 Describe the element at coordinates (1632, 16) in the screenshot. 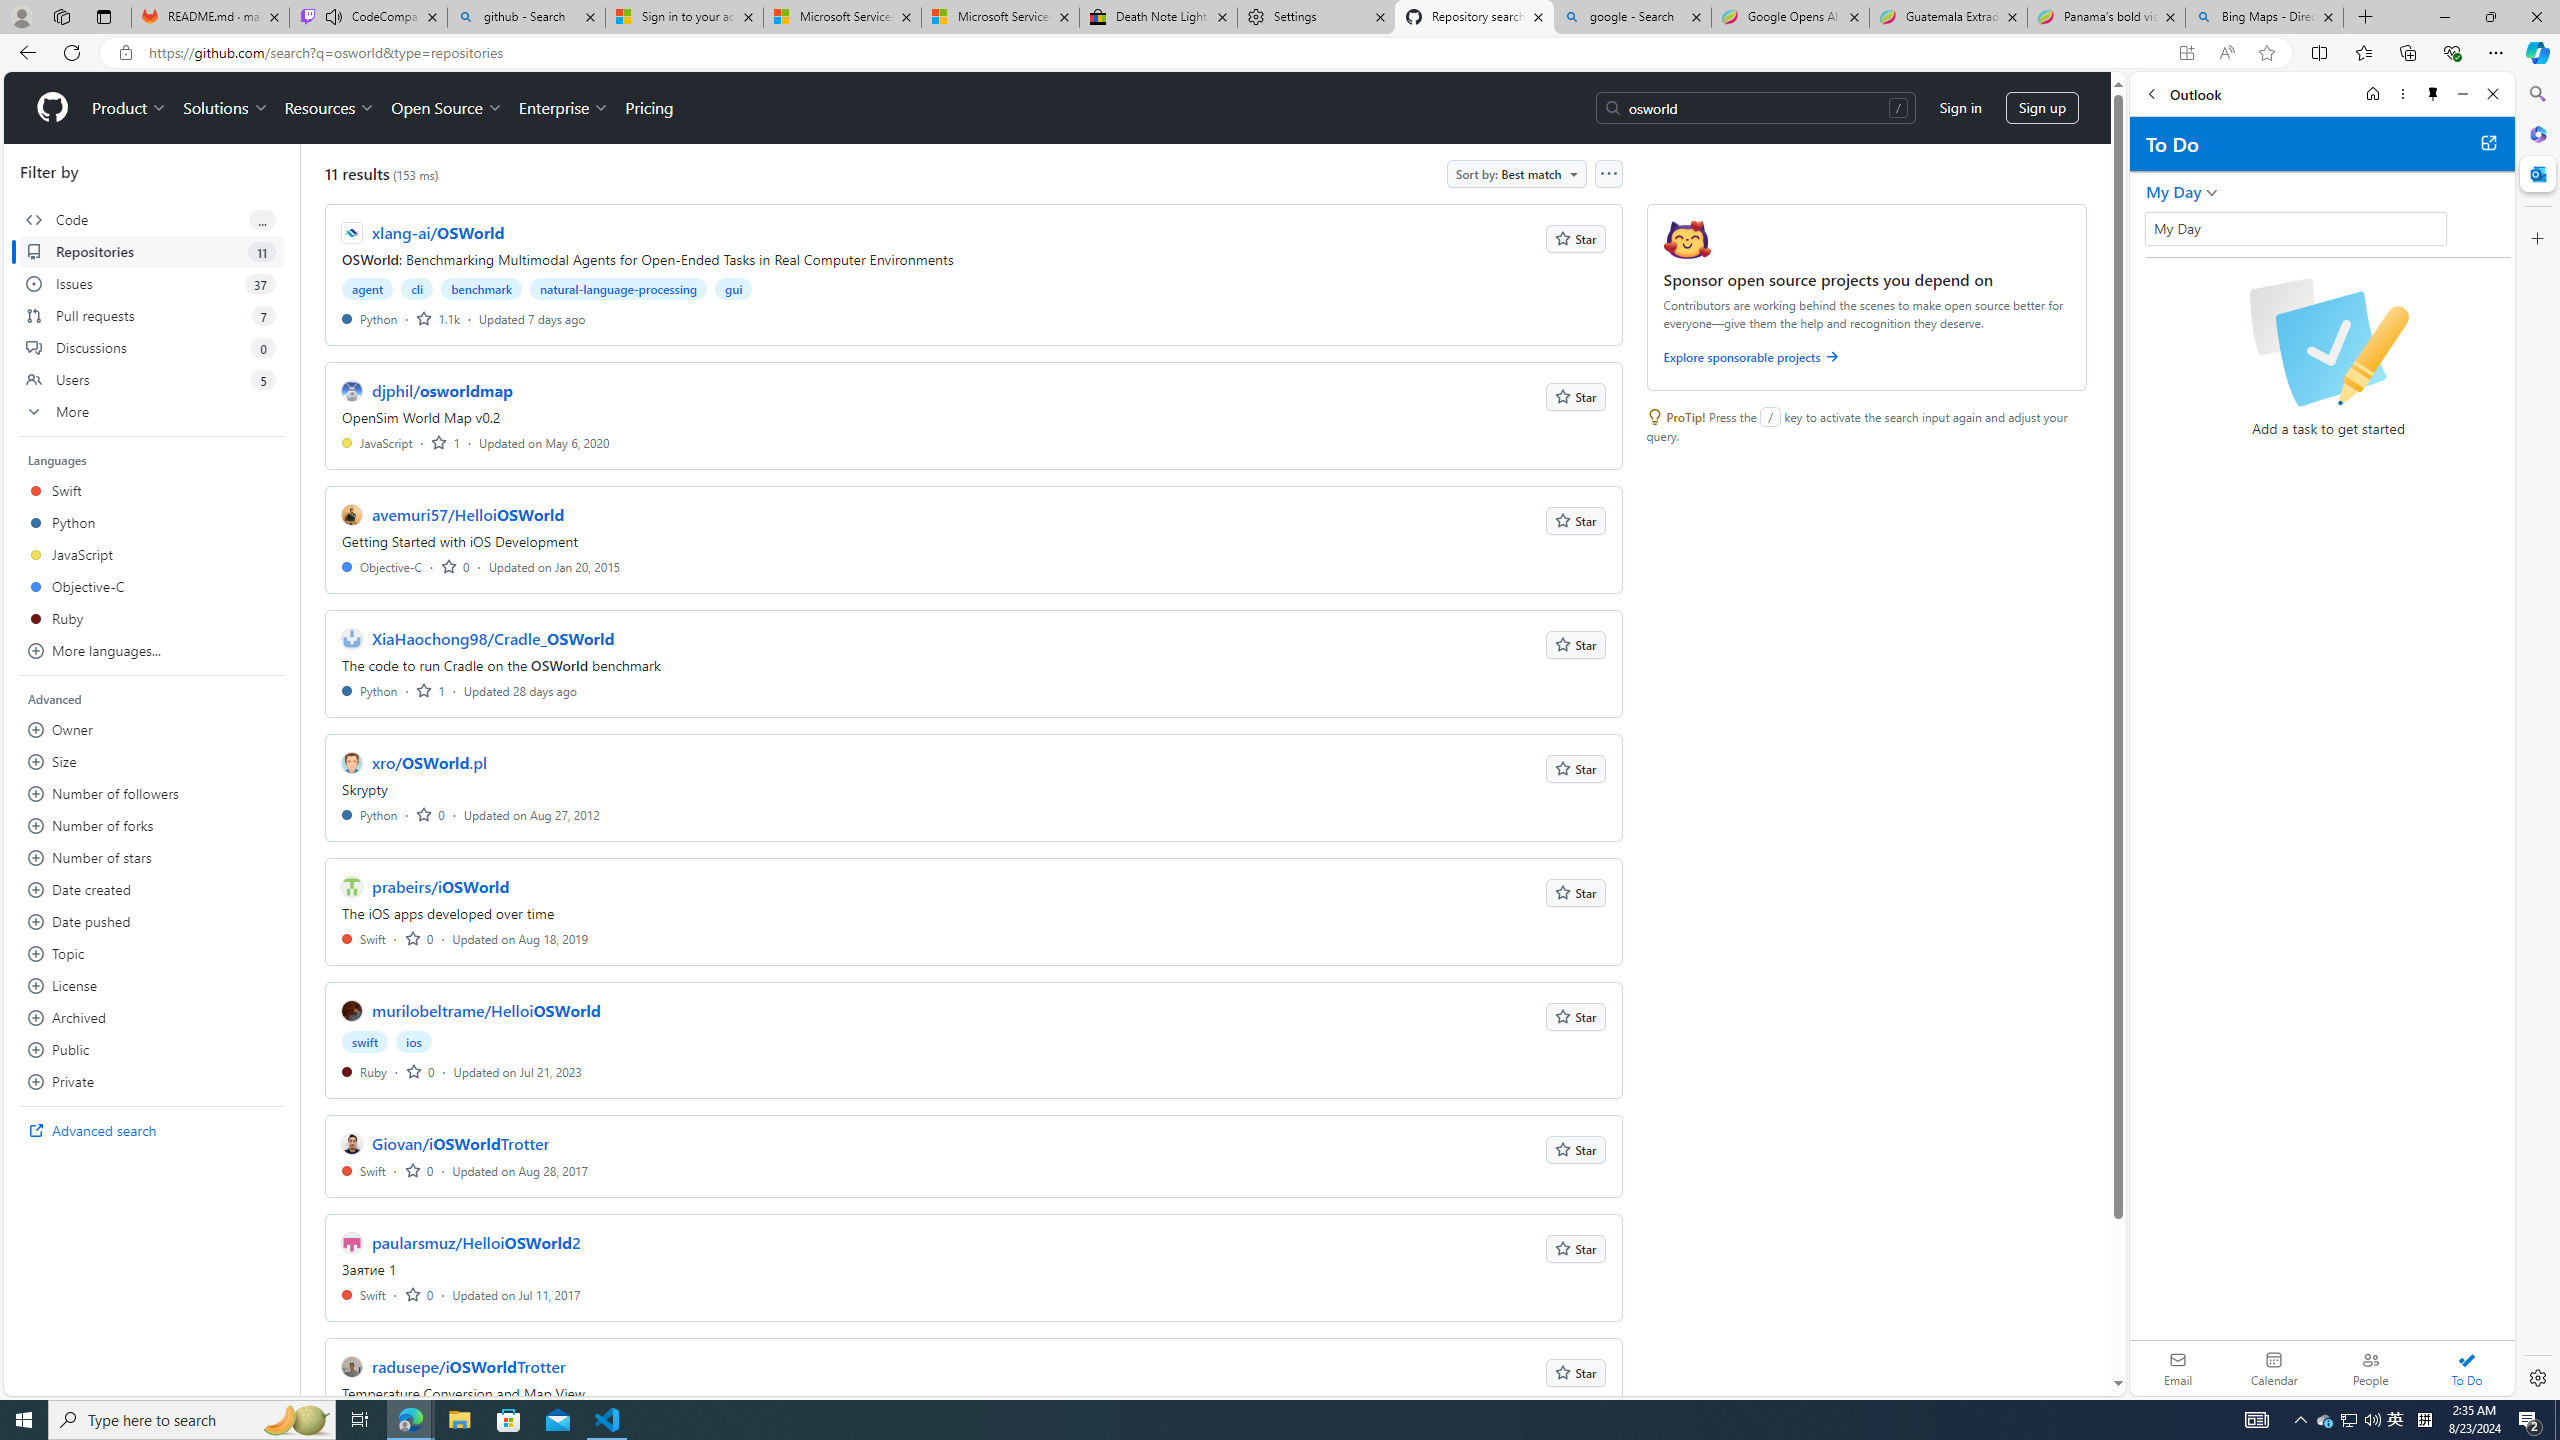

I see `'google - Search'` at that location.